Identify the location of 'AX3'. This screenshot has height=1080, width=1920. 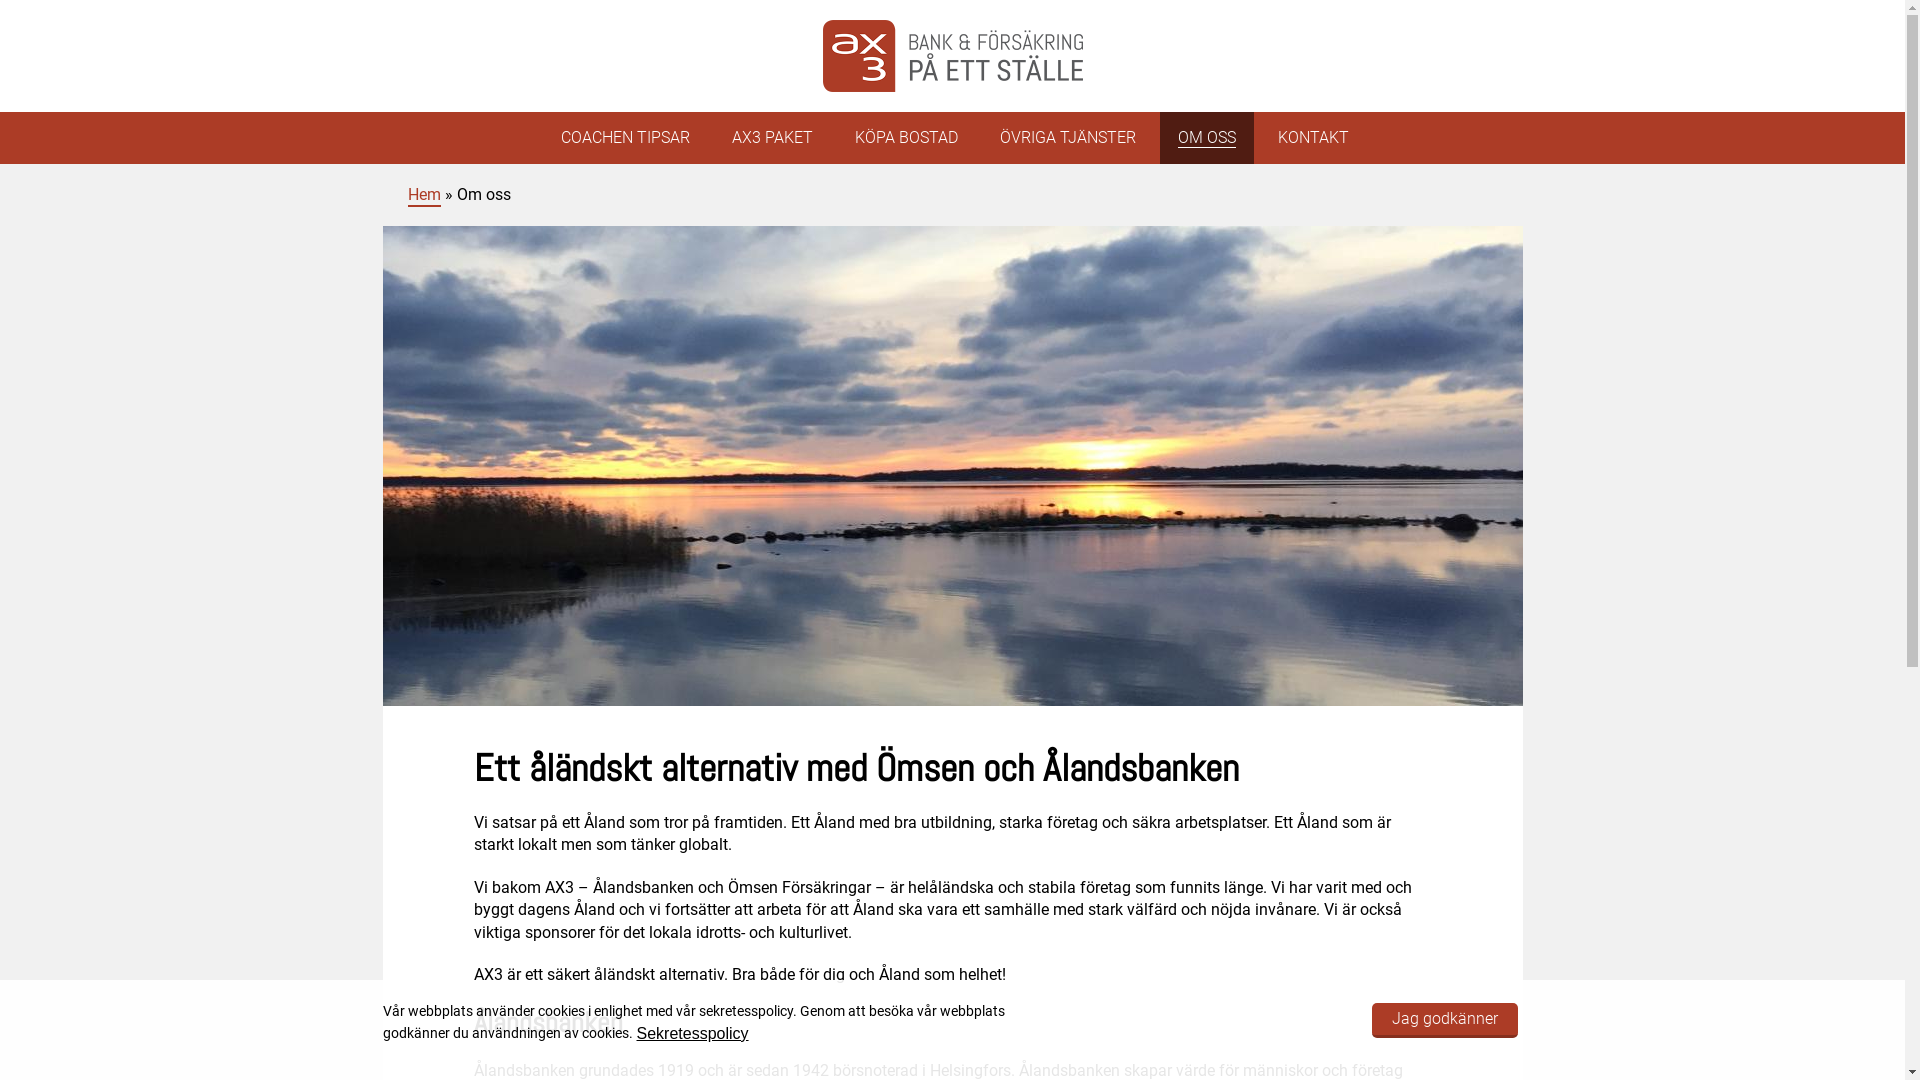
(950, 55).